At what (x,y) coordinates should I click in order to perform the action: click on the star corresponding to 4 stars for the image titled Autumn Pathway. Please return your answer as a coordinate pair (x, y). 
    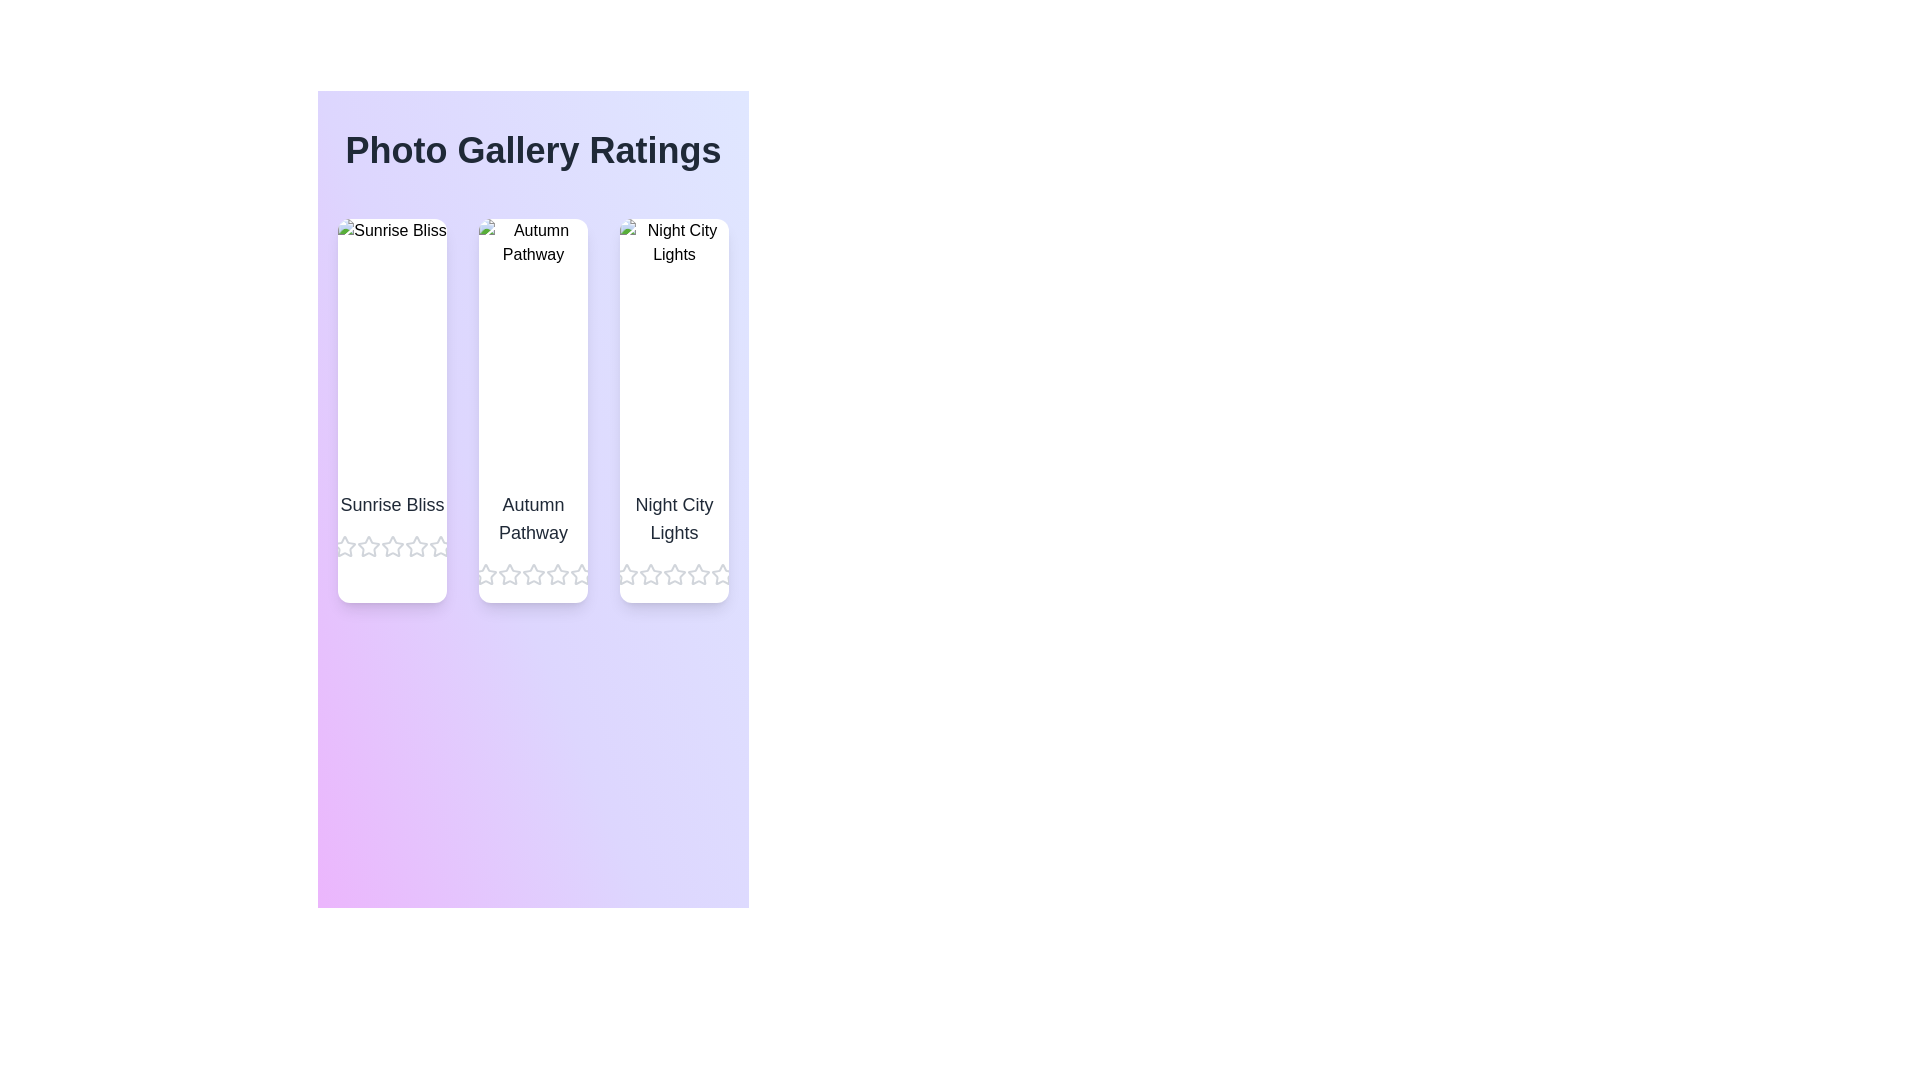
    Looking at the image, I should click on (557, 574).